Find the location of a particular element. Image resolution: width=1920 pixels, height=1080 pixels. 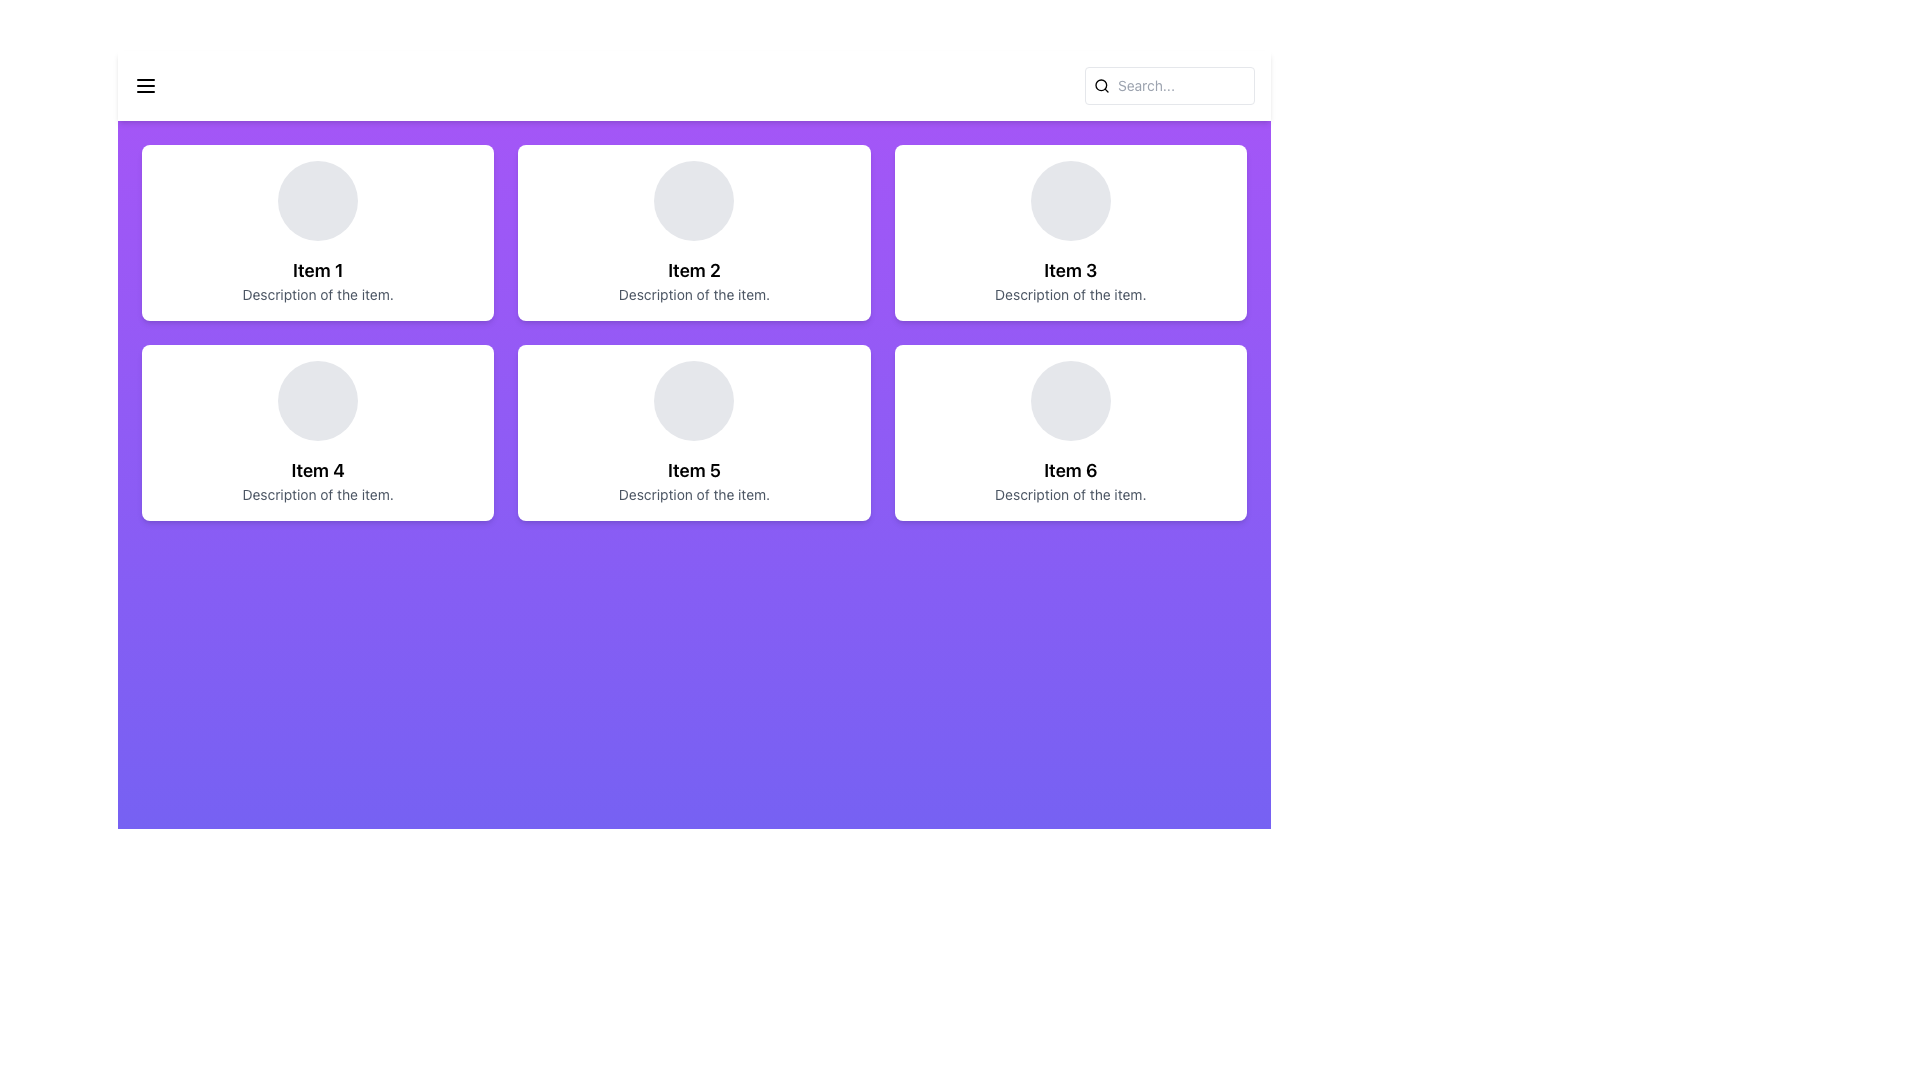

the textual description element for 'Item 5' located in the second row, second column of the 2x3 grid layout is located at coordinates (694, 494).